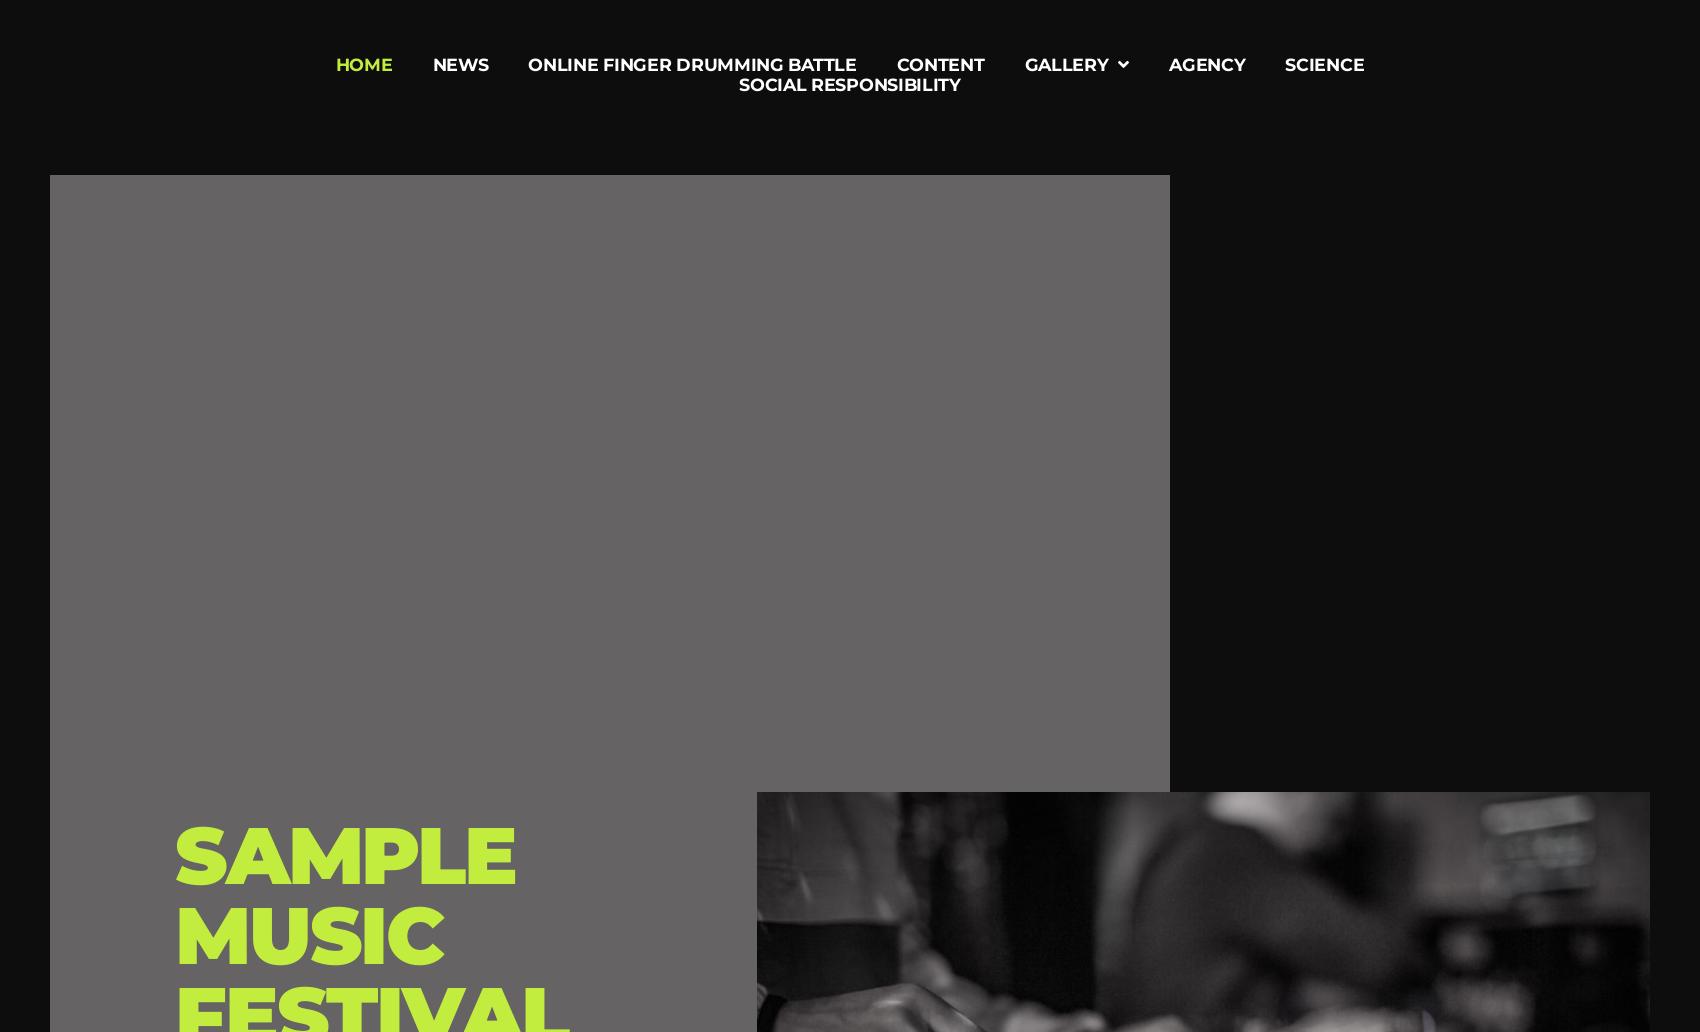 This screenshot has width=1700, height=1032. I want to click on 'home', so click(362, 64).